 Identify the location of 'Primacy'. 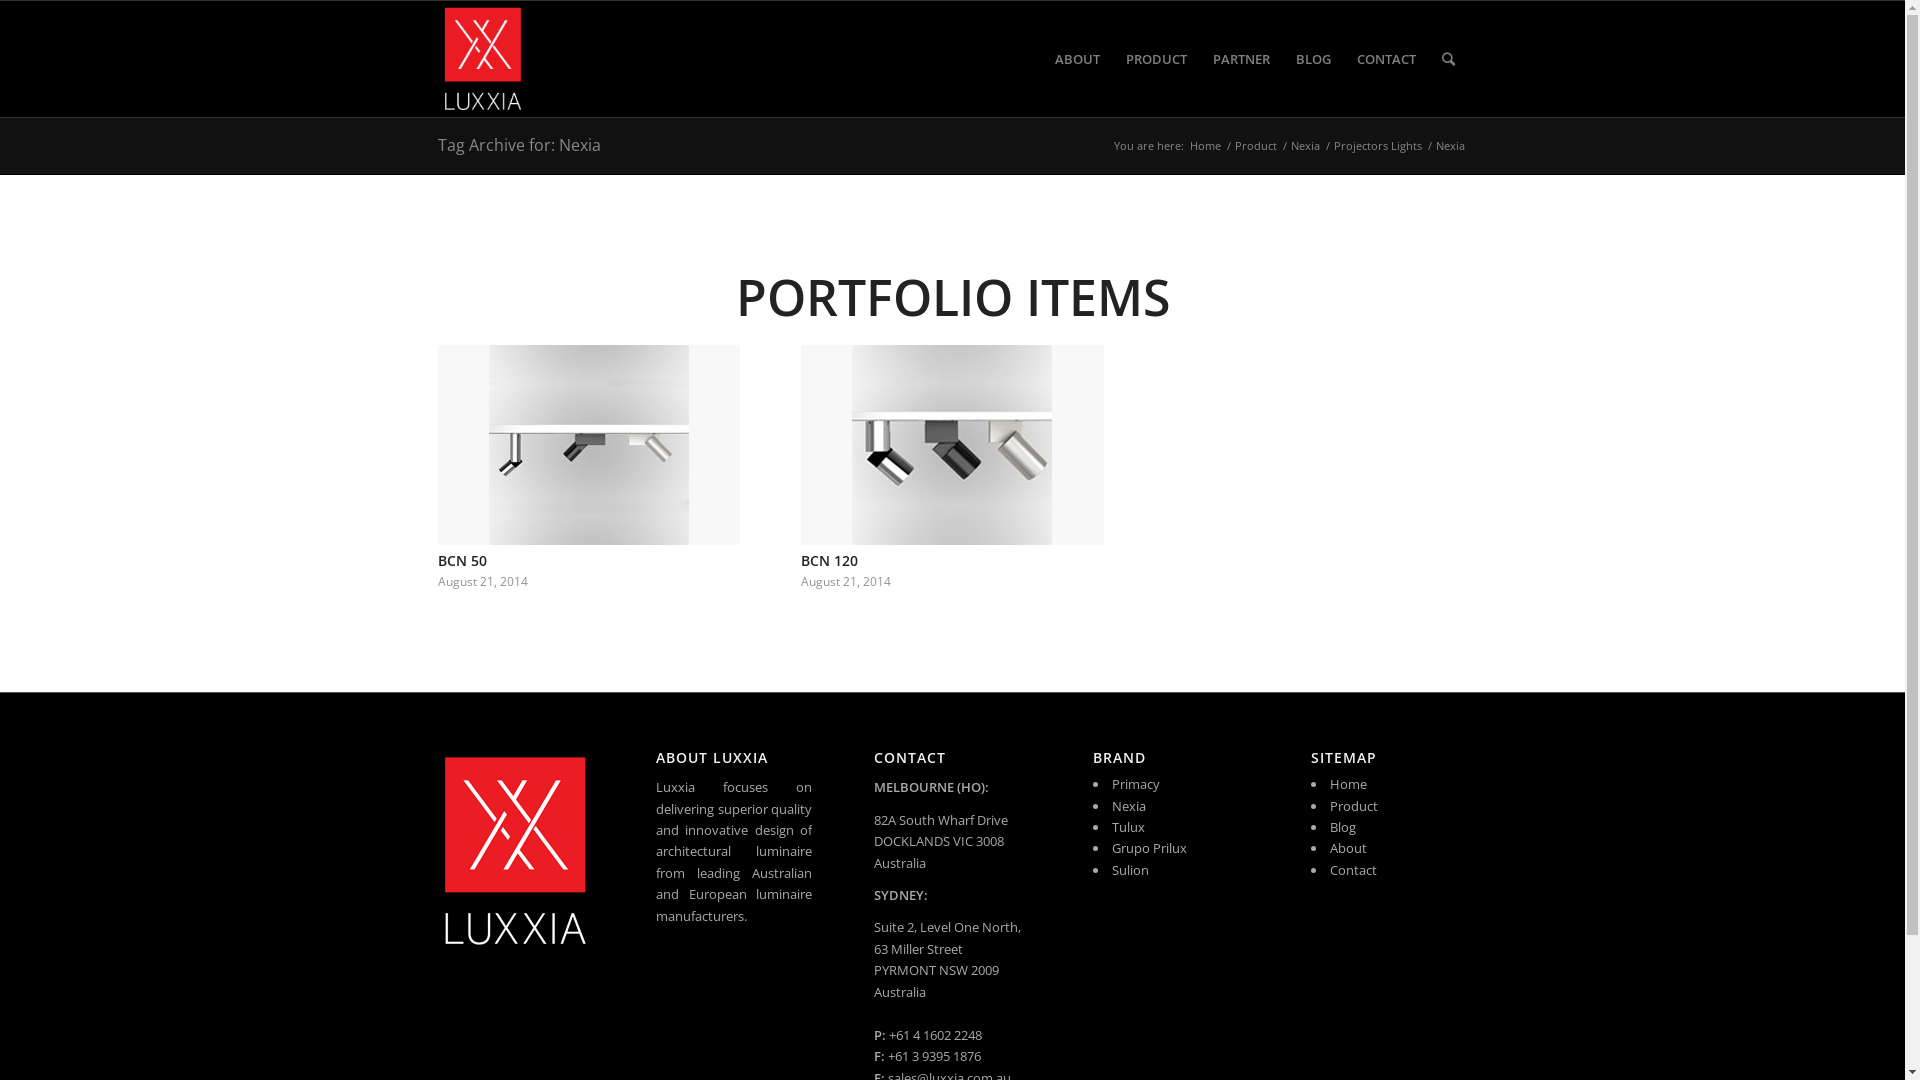
(1136, 782).